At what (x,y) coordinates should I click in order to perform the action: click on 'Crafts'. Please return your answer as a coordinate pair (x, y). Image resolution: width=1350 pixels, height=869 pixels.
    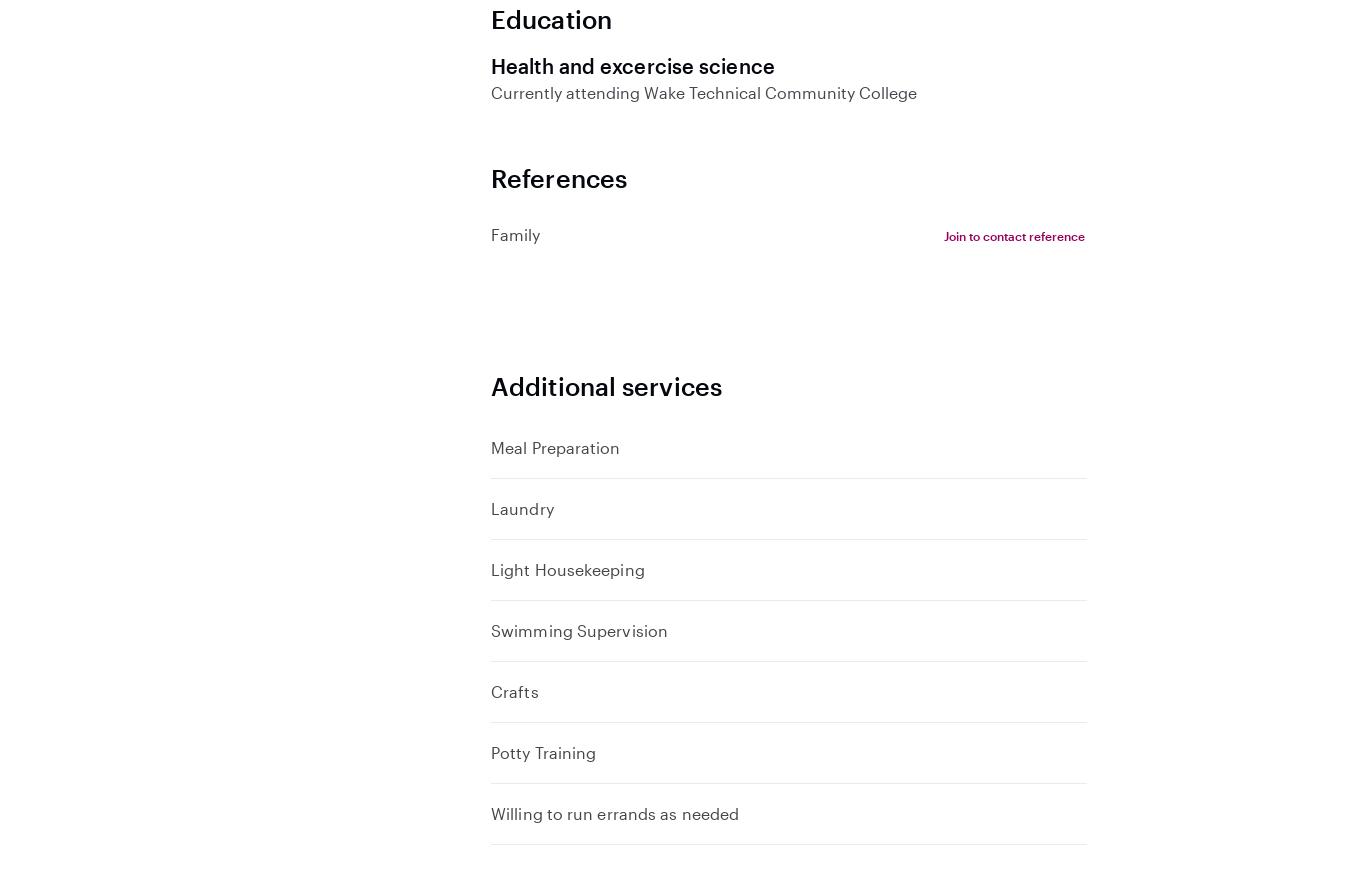
    Looking at the image, I should click on (489, 690).